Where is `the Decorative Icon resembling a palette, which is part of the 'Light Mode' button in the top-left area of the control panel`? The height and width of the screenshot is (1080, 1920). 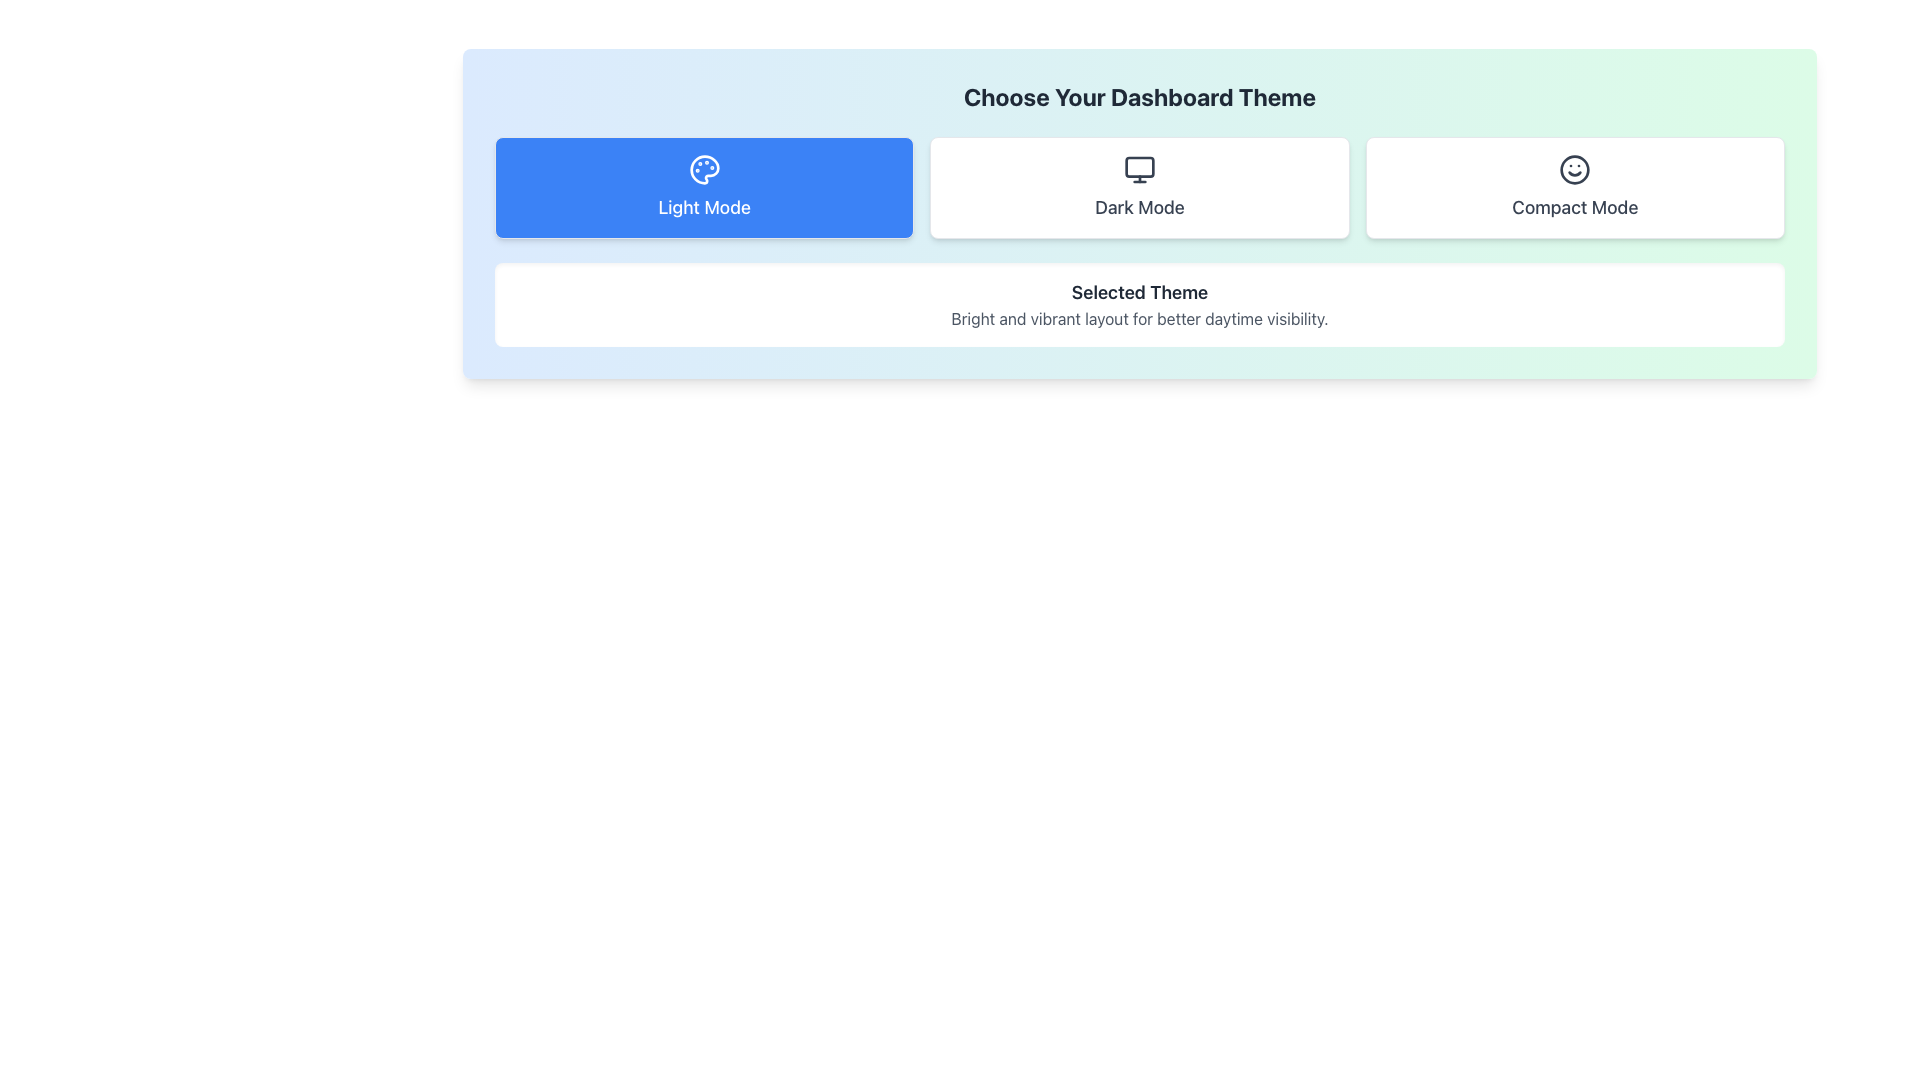 the Decorative Icon resembling a palette, which is part of the 'Light Mode' button in the top-left area of the control panel is located at coordinates (704, 168).